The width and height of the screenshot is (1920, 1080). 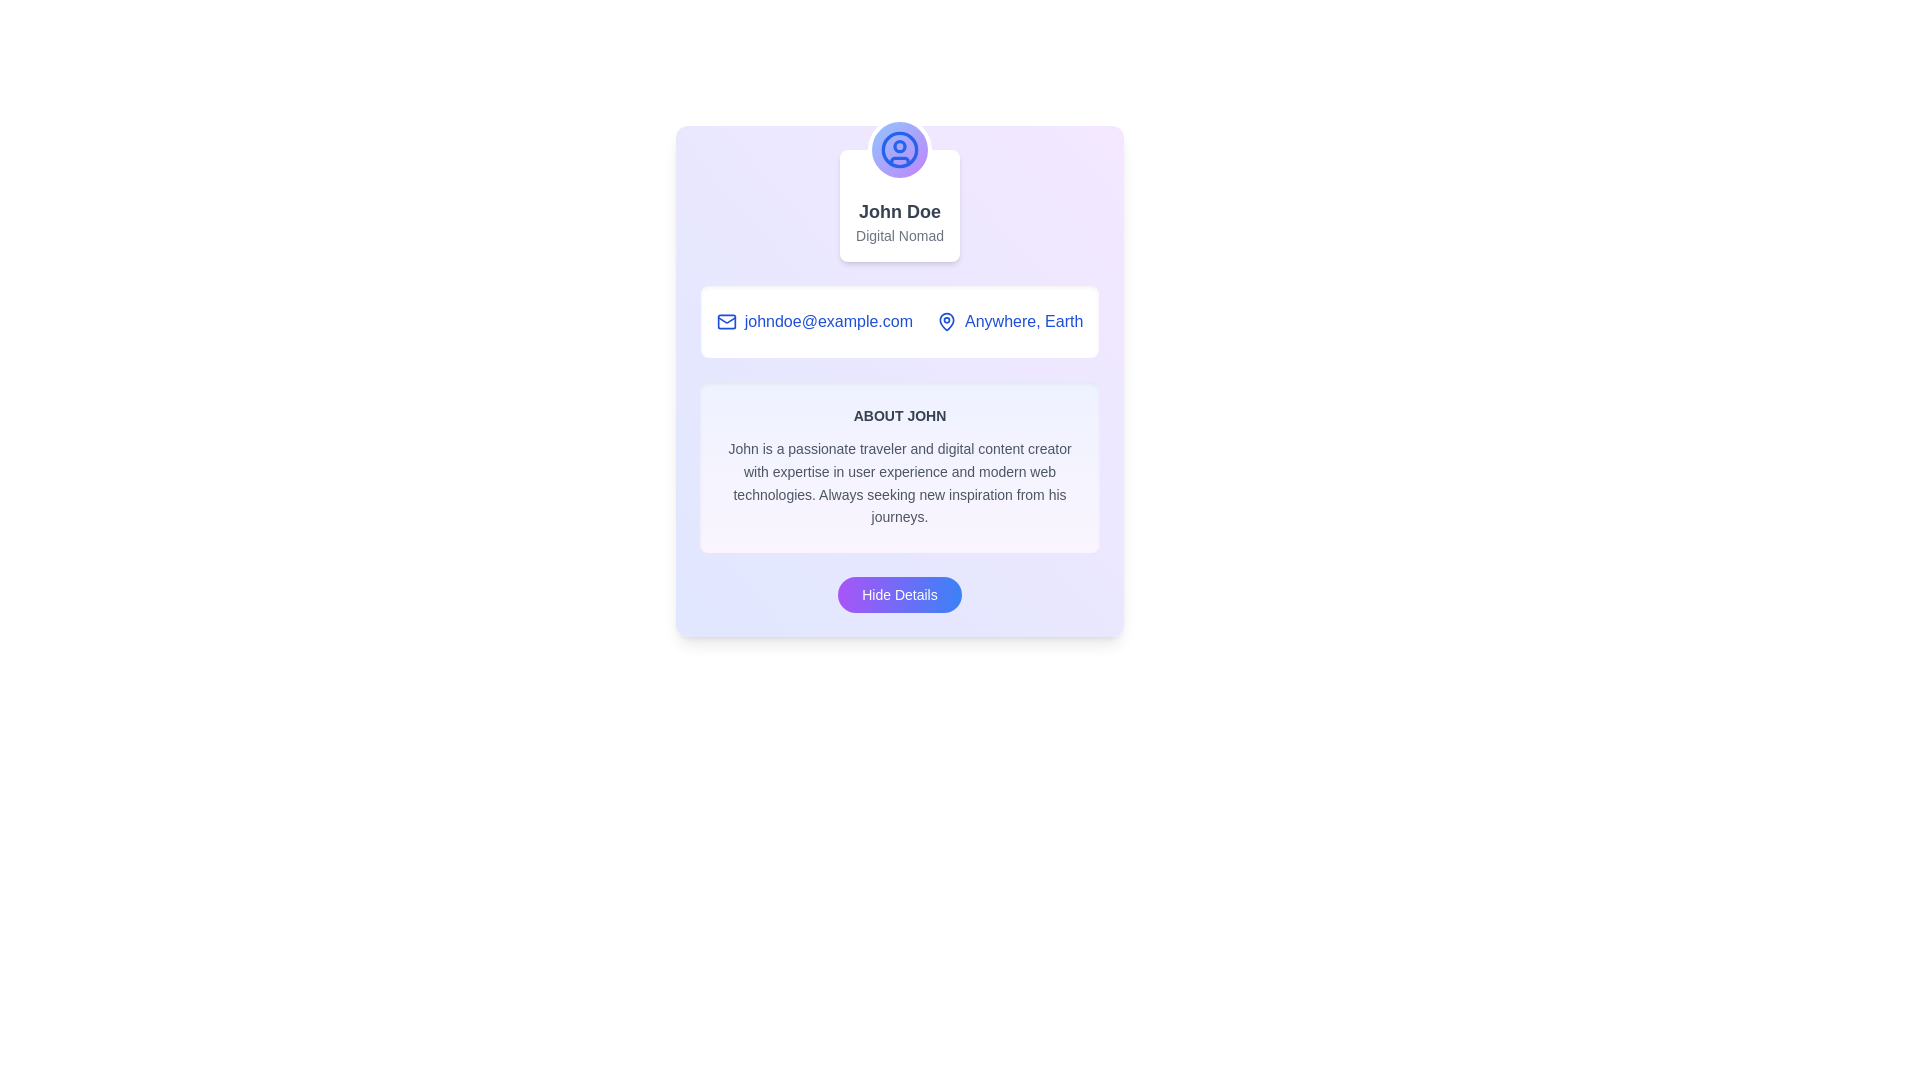 I want to click on the contact and location information section below the 'Digital Nomad' text if it is interactive, so click(x=899, y=320).